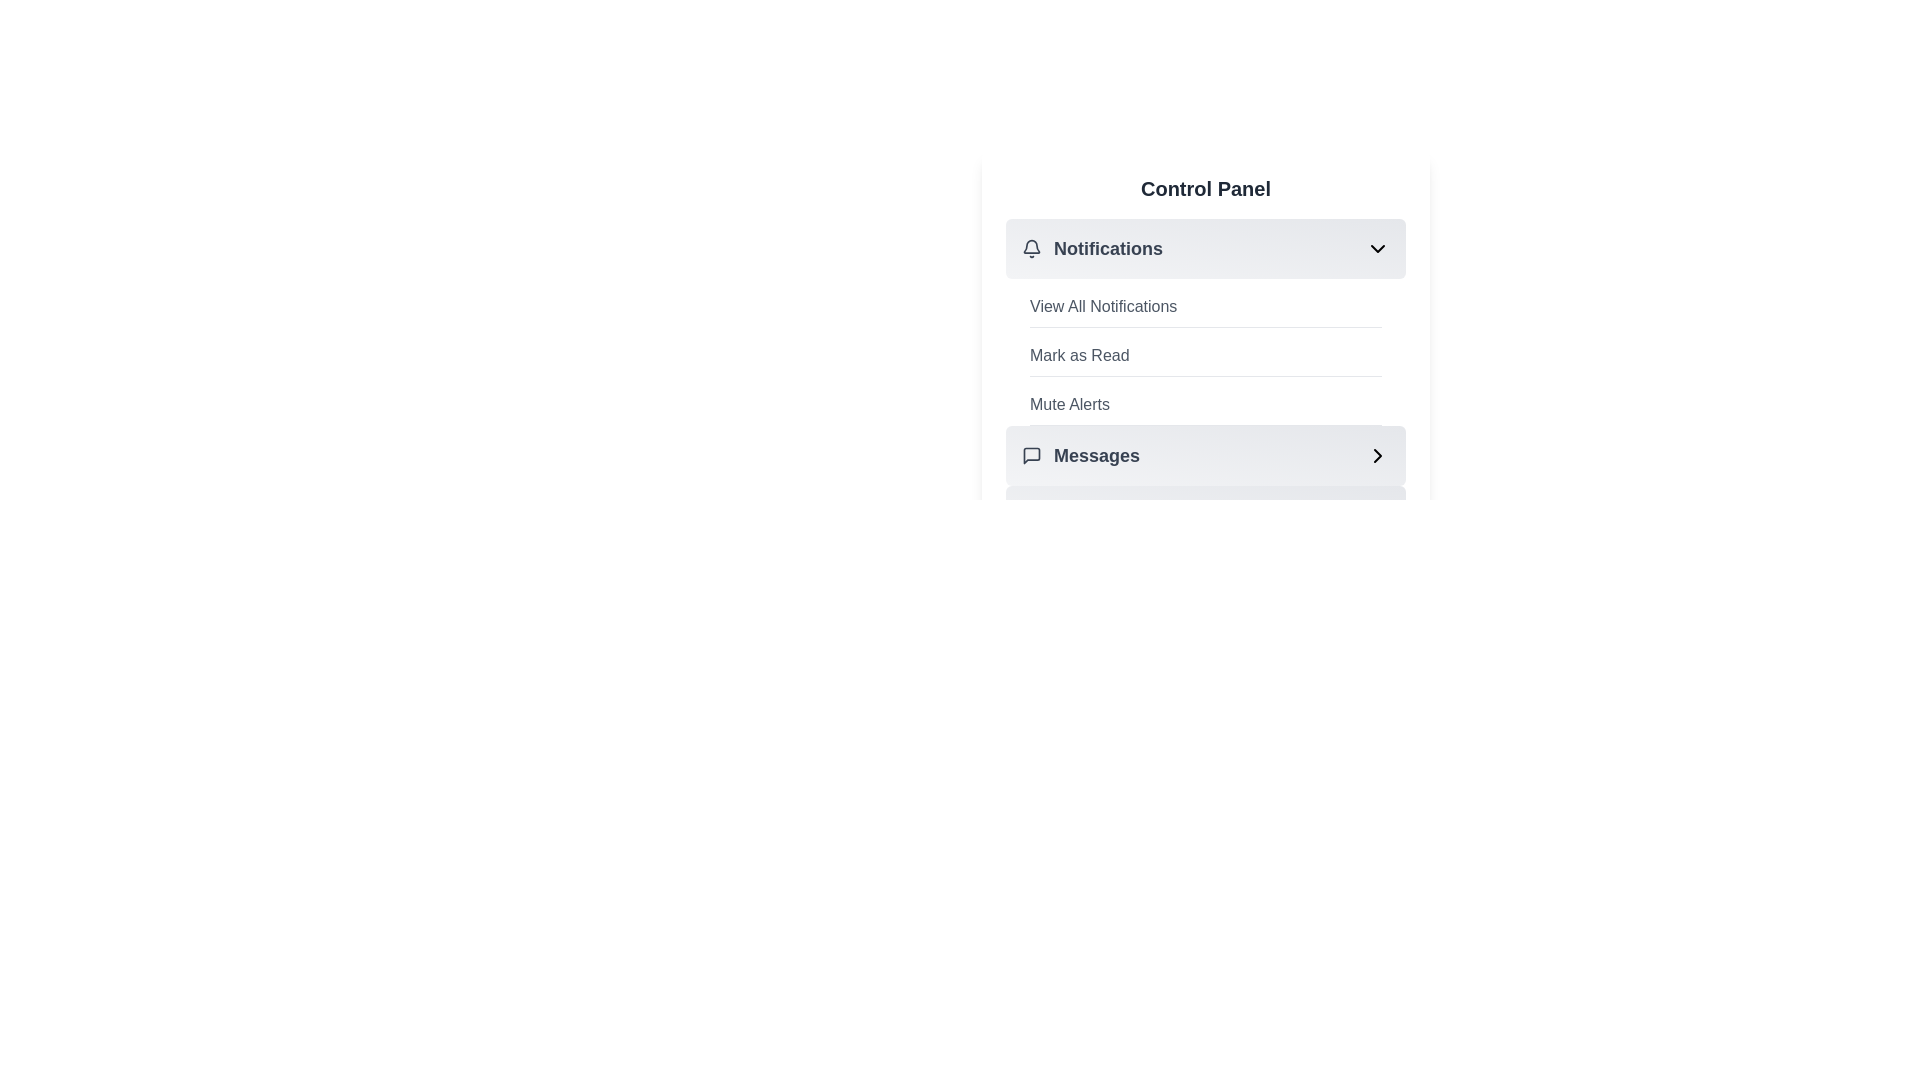 The width and height of the screenshot is (1920, 1080). I want to click on the chevron icon located on the far-right side of the 'Notifications' panel, so click(1376, 248).